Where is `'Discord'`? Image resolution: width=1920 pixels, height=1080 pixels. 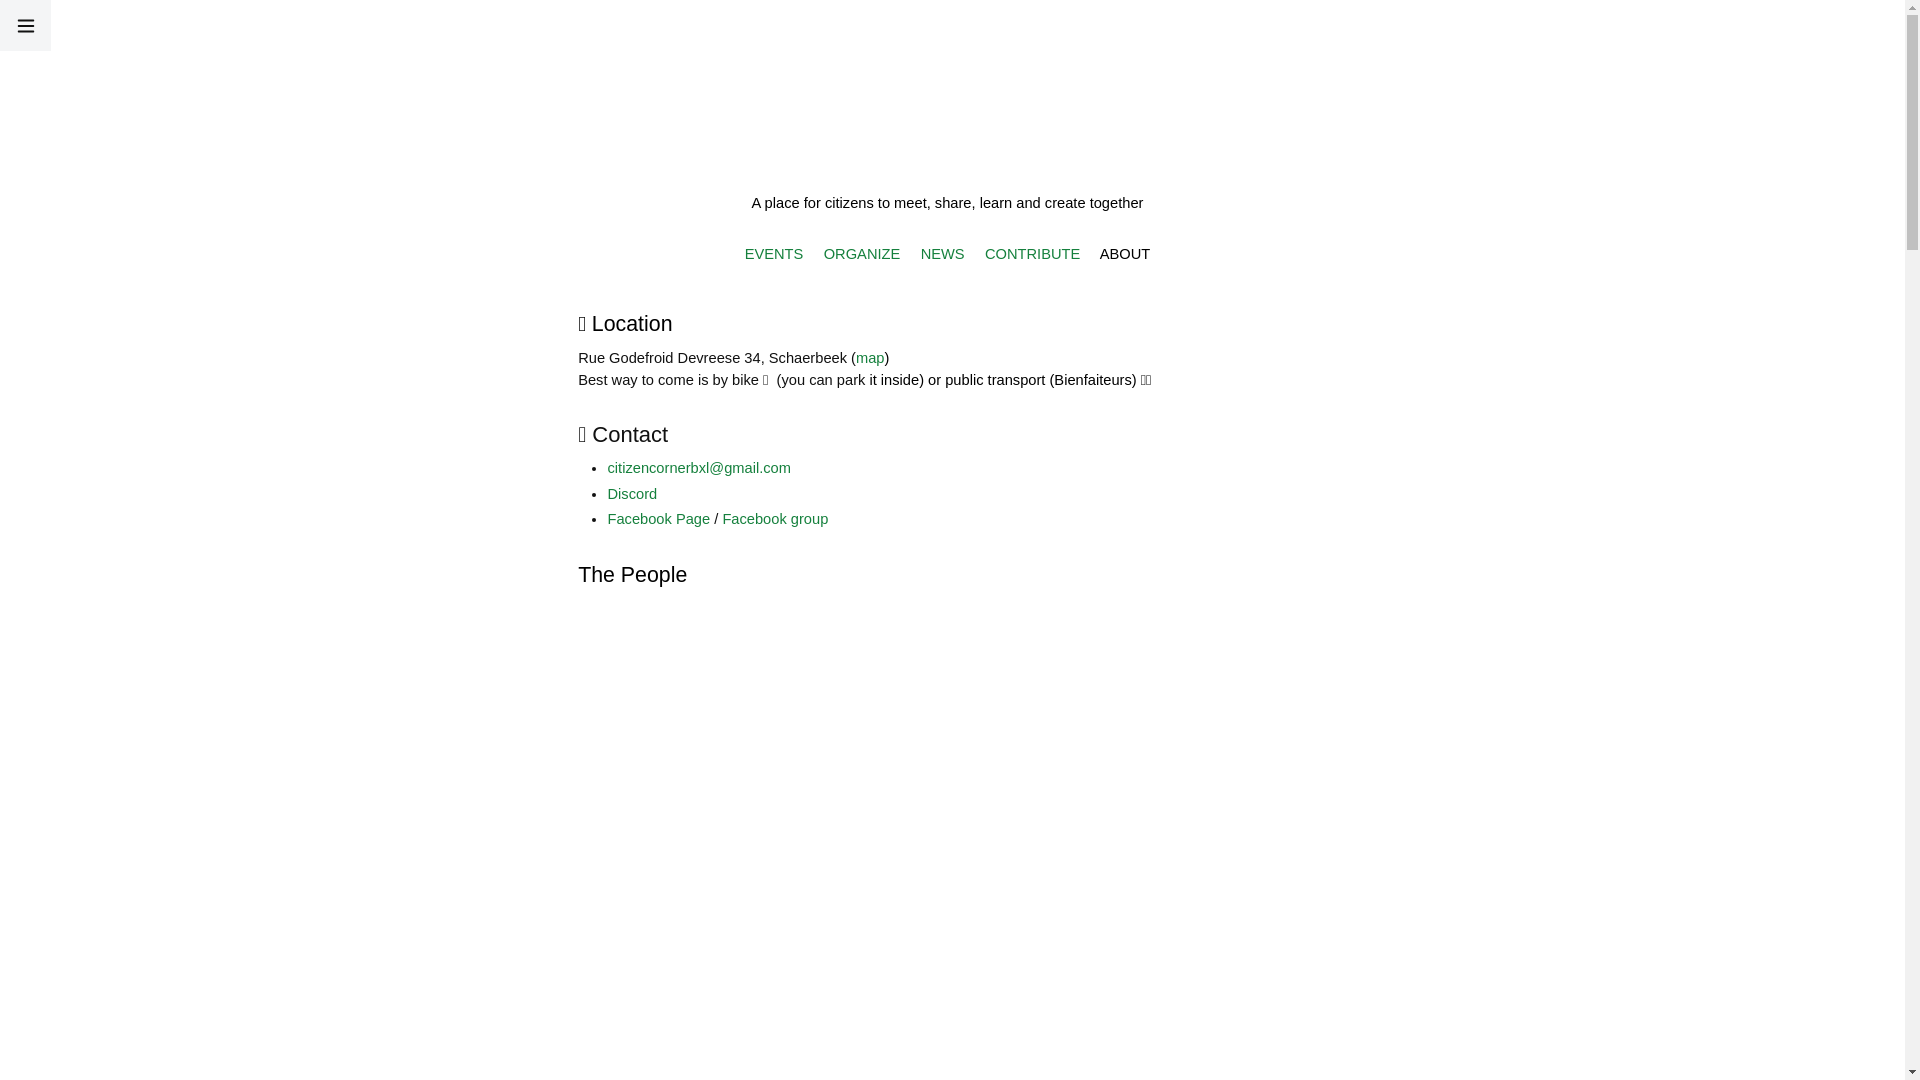 'Discord' is located at coordinates (631, 493).